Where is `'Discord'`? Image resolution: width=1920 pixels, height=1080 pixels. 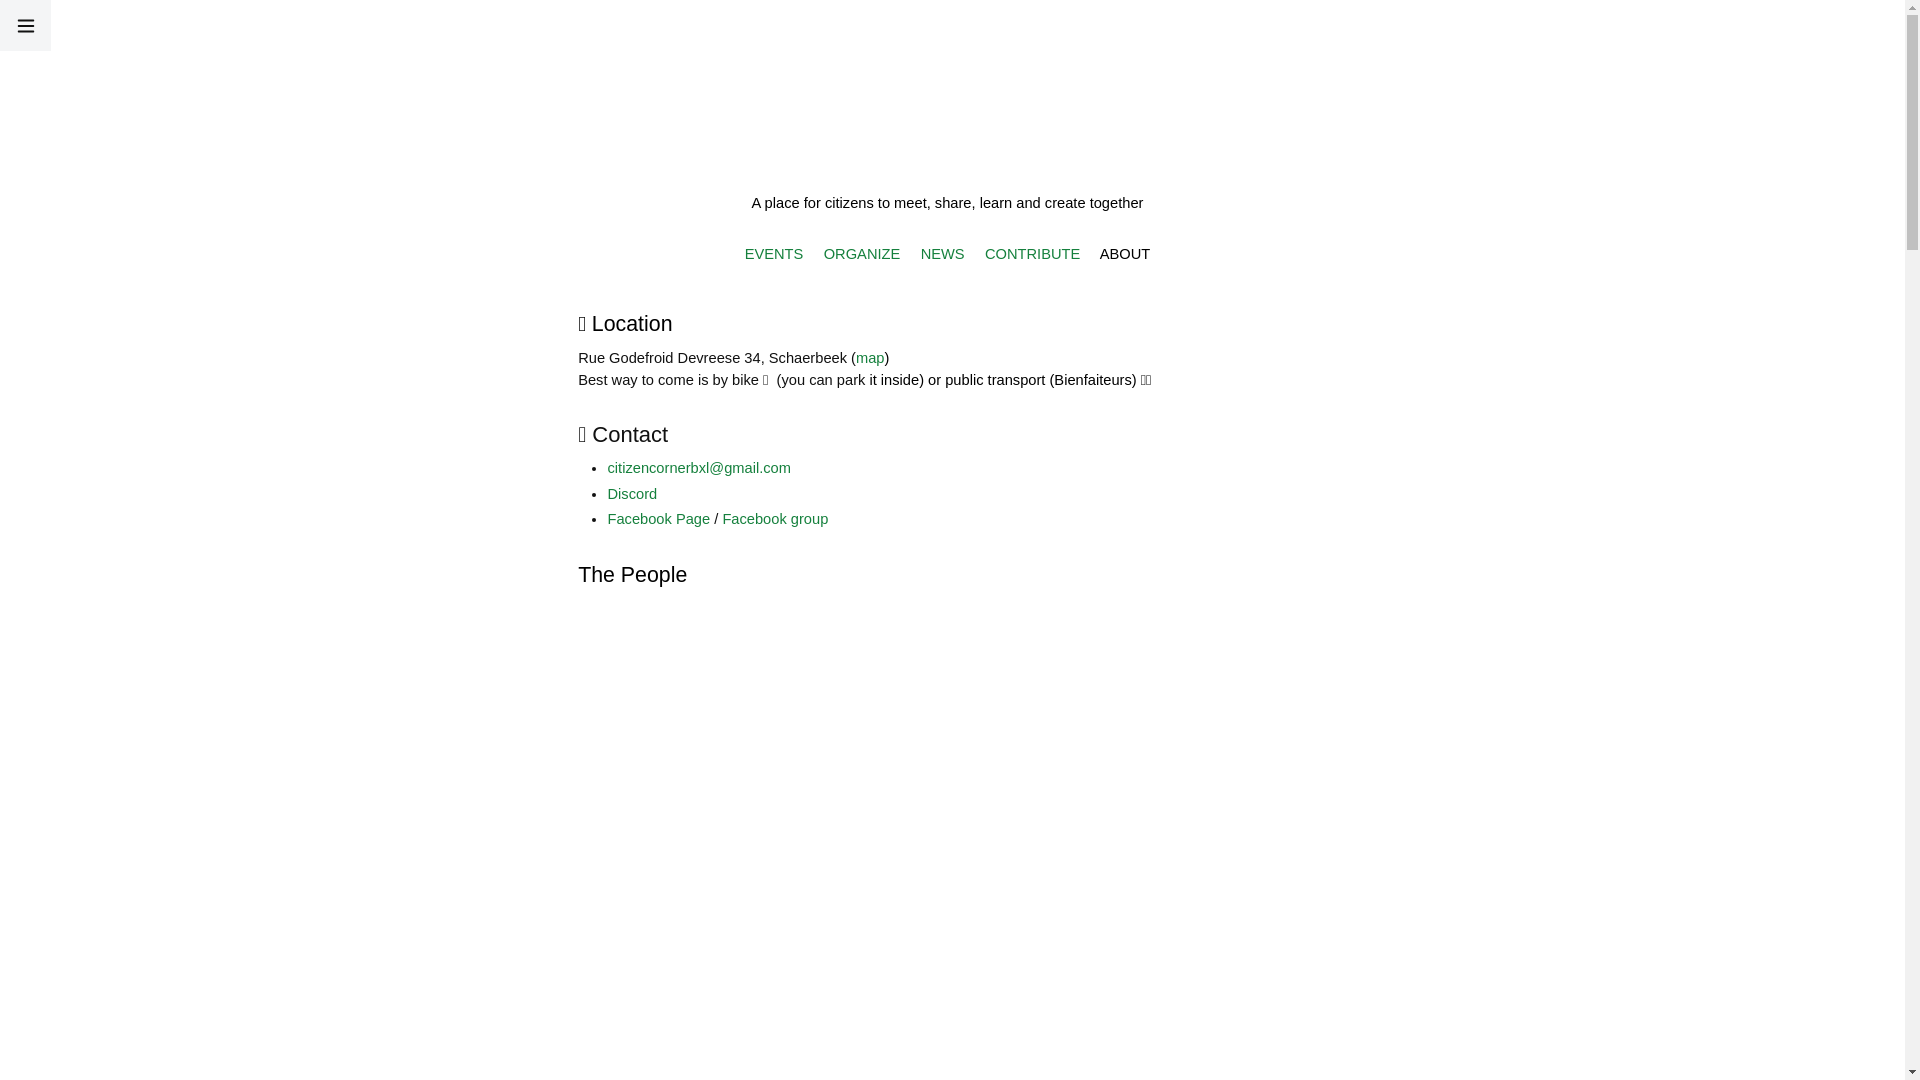 'Discord' is located at coordinates (631, 493).